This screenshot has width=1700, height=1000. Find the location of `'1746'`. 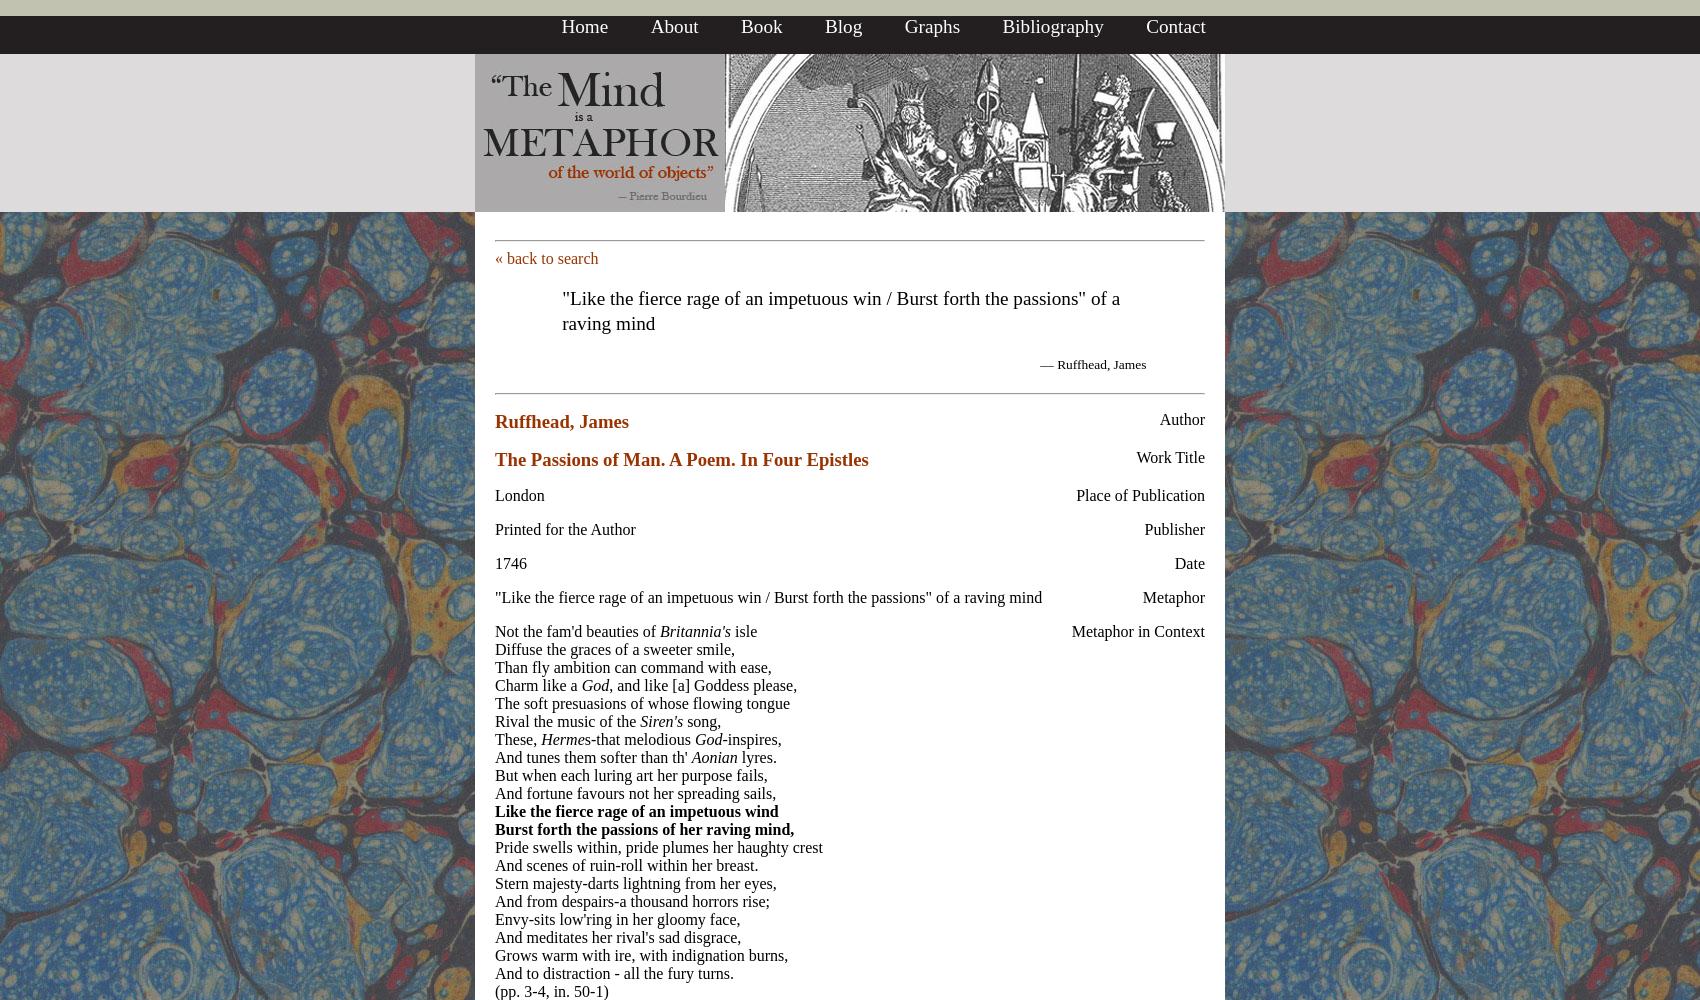

'1746' is located at coordinates (495, 562).